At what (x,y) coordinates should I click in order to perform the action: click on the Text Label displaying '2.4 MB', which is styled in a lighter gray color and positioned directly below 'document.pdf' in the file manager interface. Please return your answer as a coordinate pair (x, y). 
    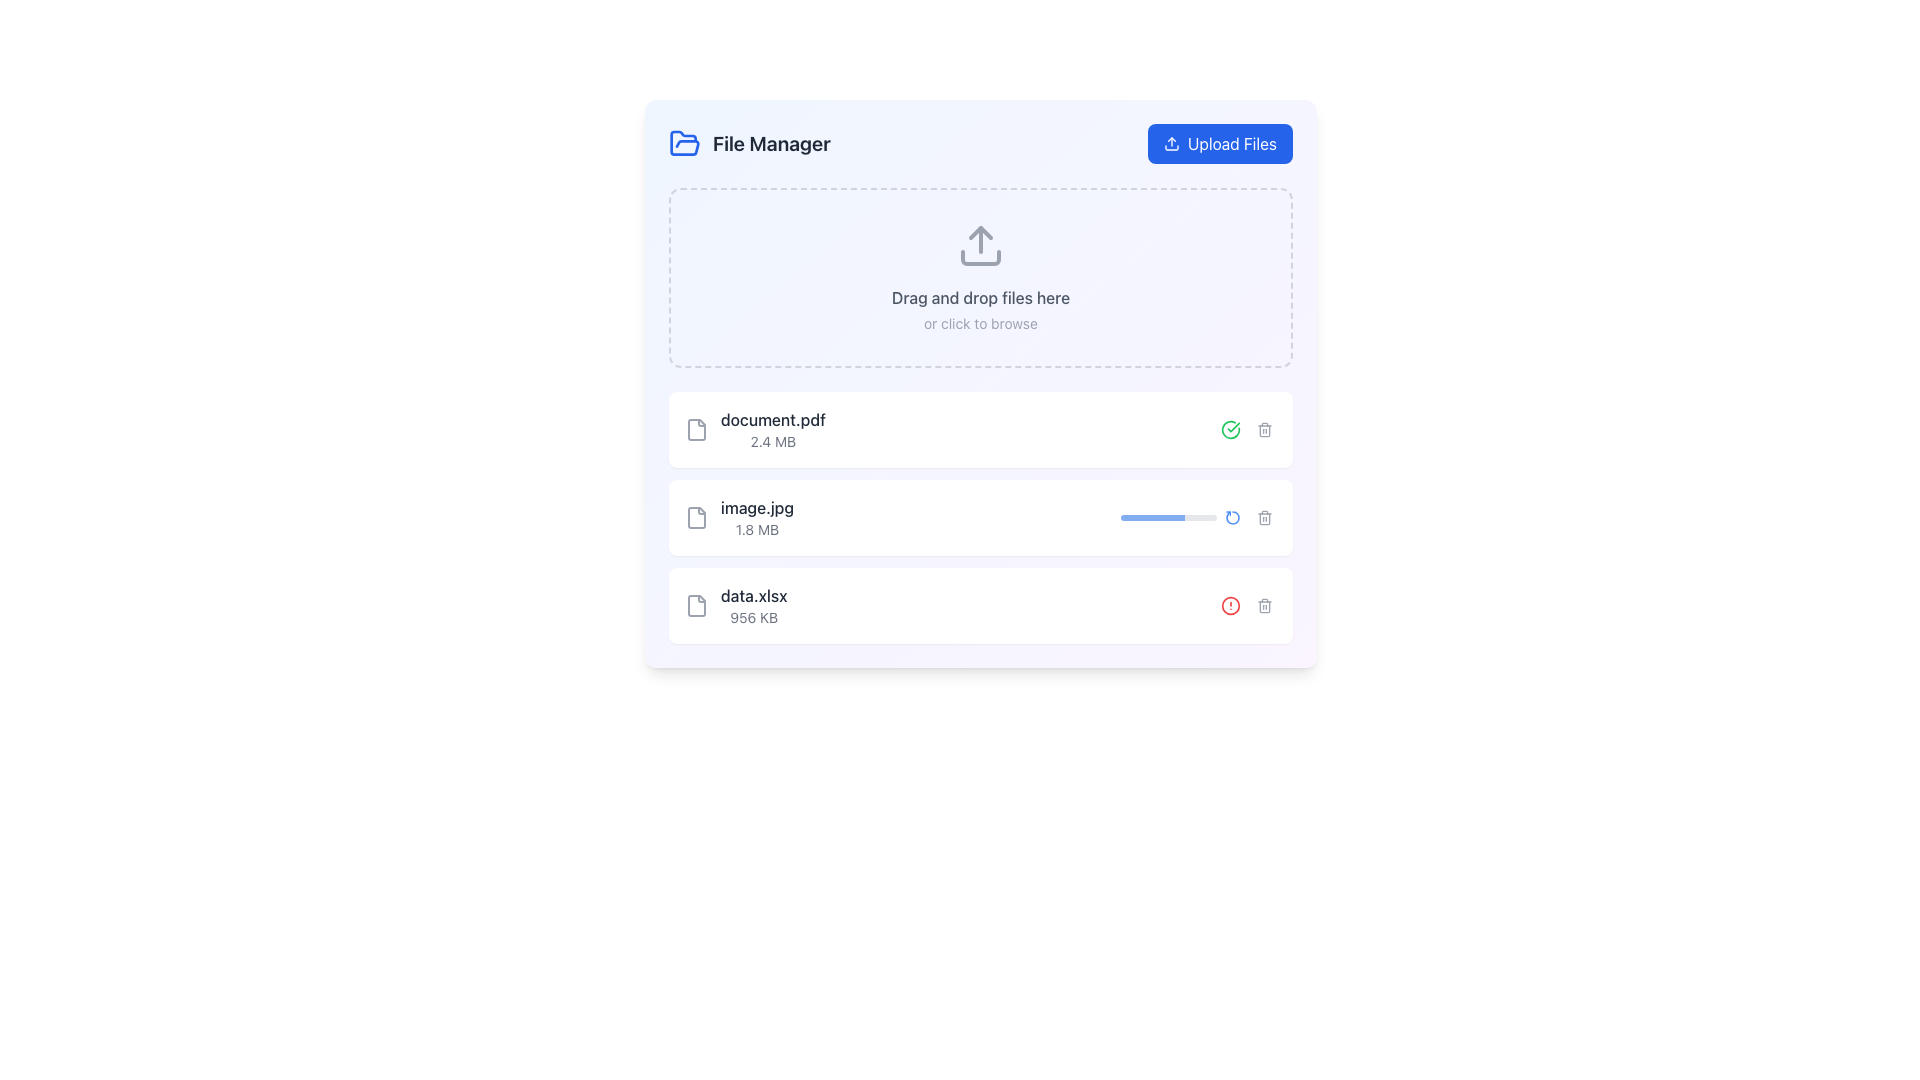
    Looking at the image, I should click on (772, 441).